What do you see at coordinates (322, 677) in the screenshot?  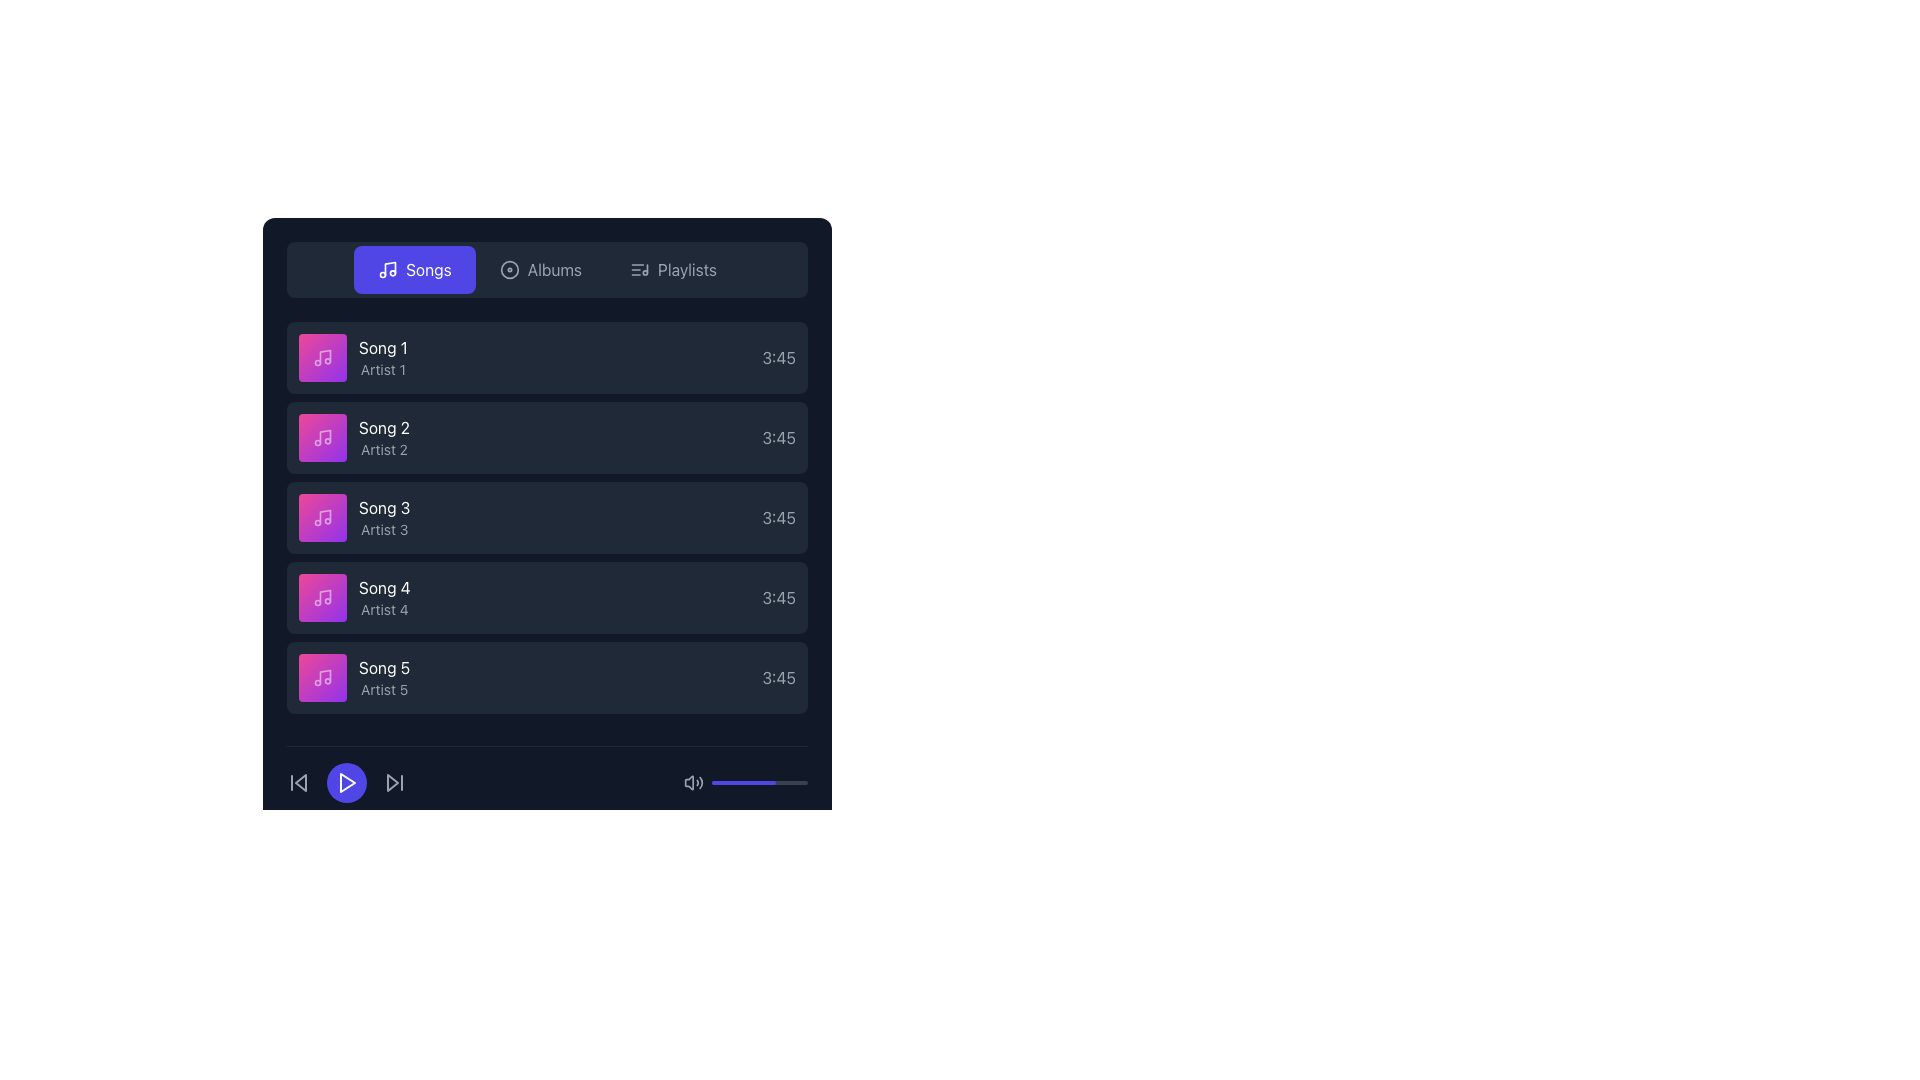 I see `the small square icon with rounded corners, gradient fill from pink to purple, and a white musical note symbol located next to 'Song 5' and 'Artist 5'` at bounding box center [322, 677].